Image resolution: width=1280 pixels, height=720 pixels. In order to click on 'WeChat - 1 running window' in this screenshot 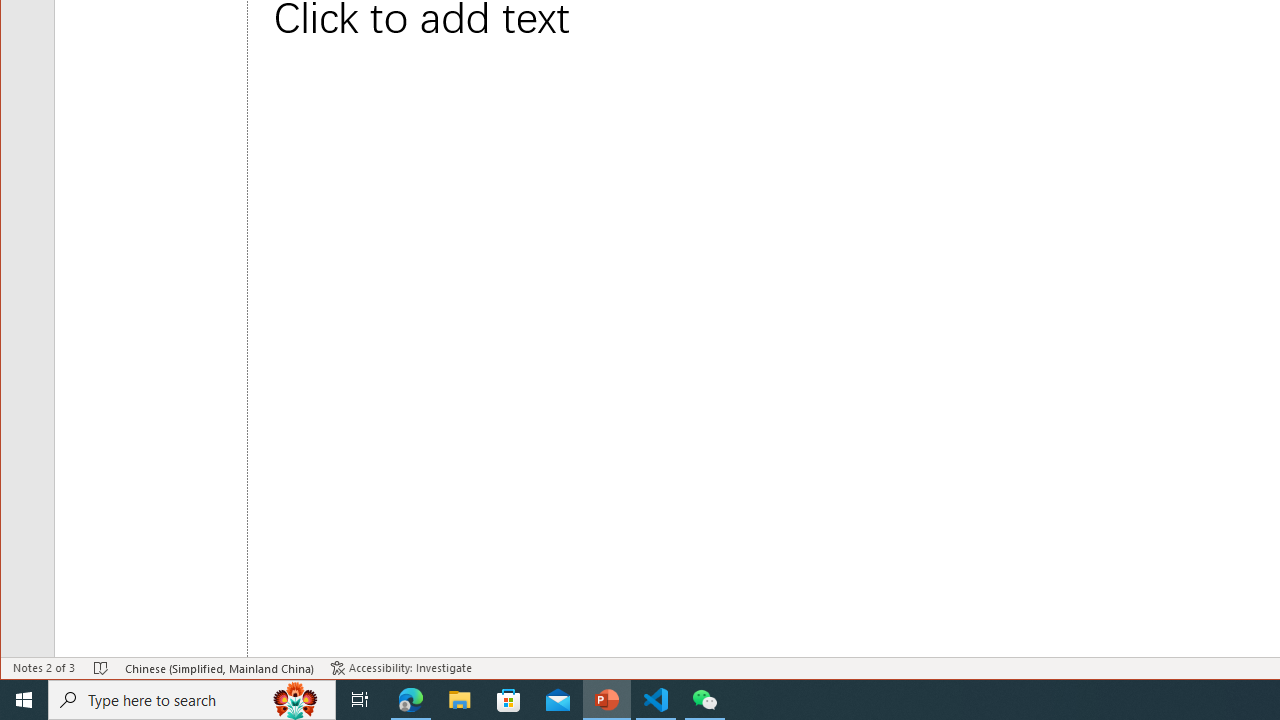, I will do `click(705, 698)`.